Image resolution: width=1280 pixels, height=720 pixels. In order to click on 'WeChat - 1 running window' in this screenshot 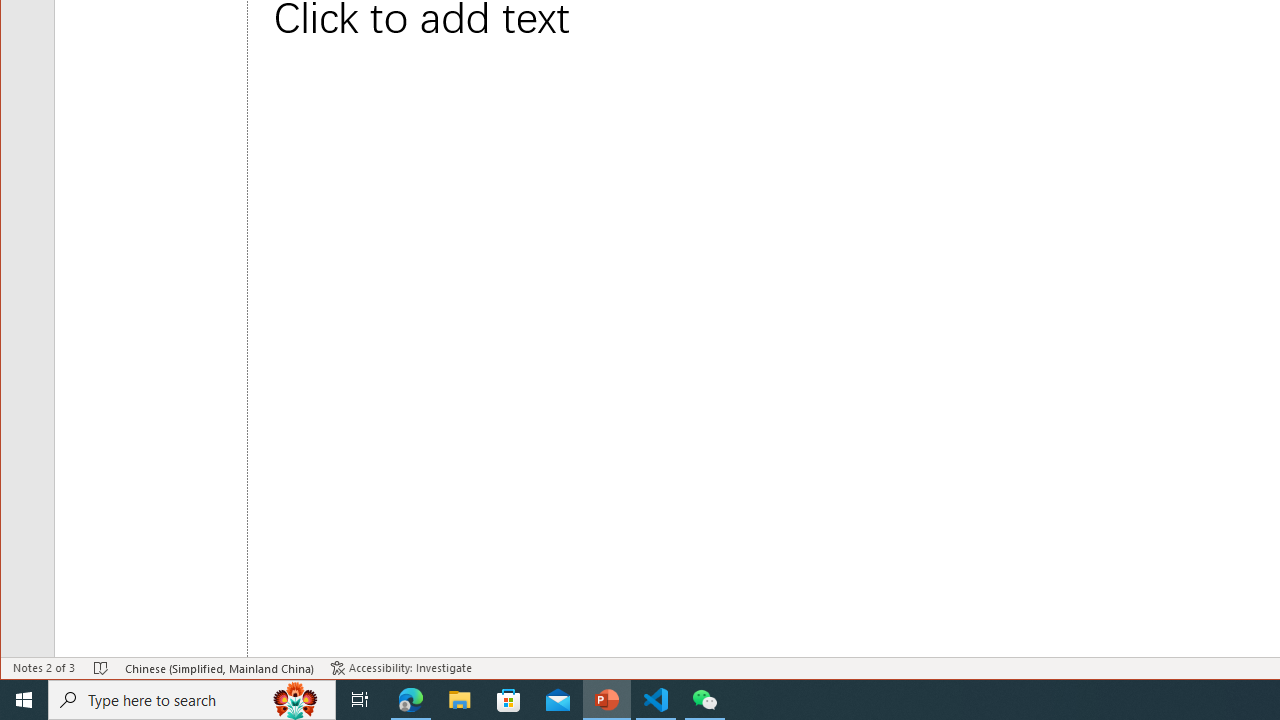, I will do `click(705, 698)`.